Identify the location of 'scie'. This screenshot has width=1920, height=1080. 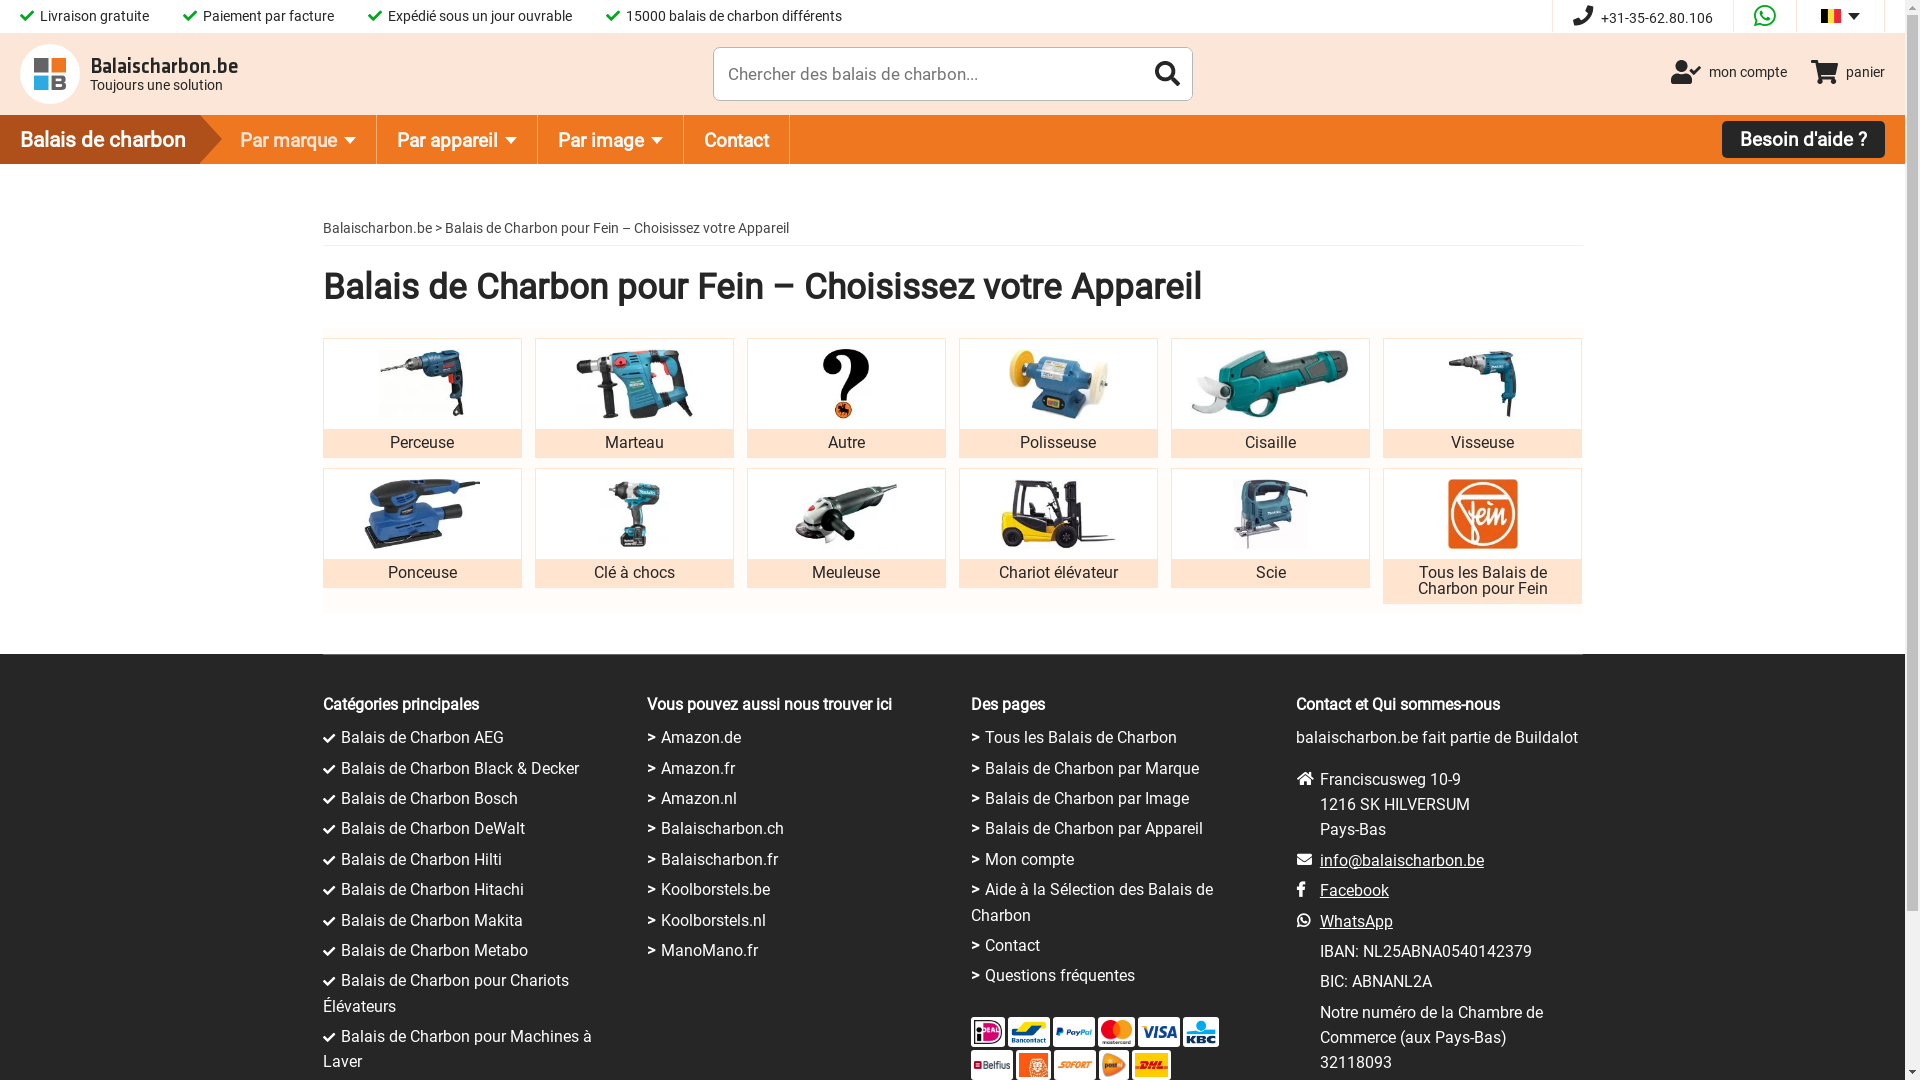
(1269, 512).